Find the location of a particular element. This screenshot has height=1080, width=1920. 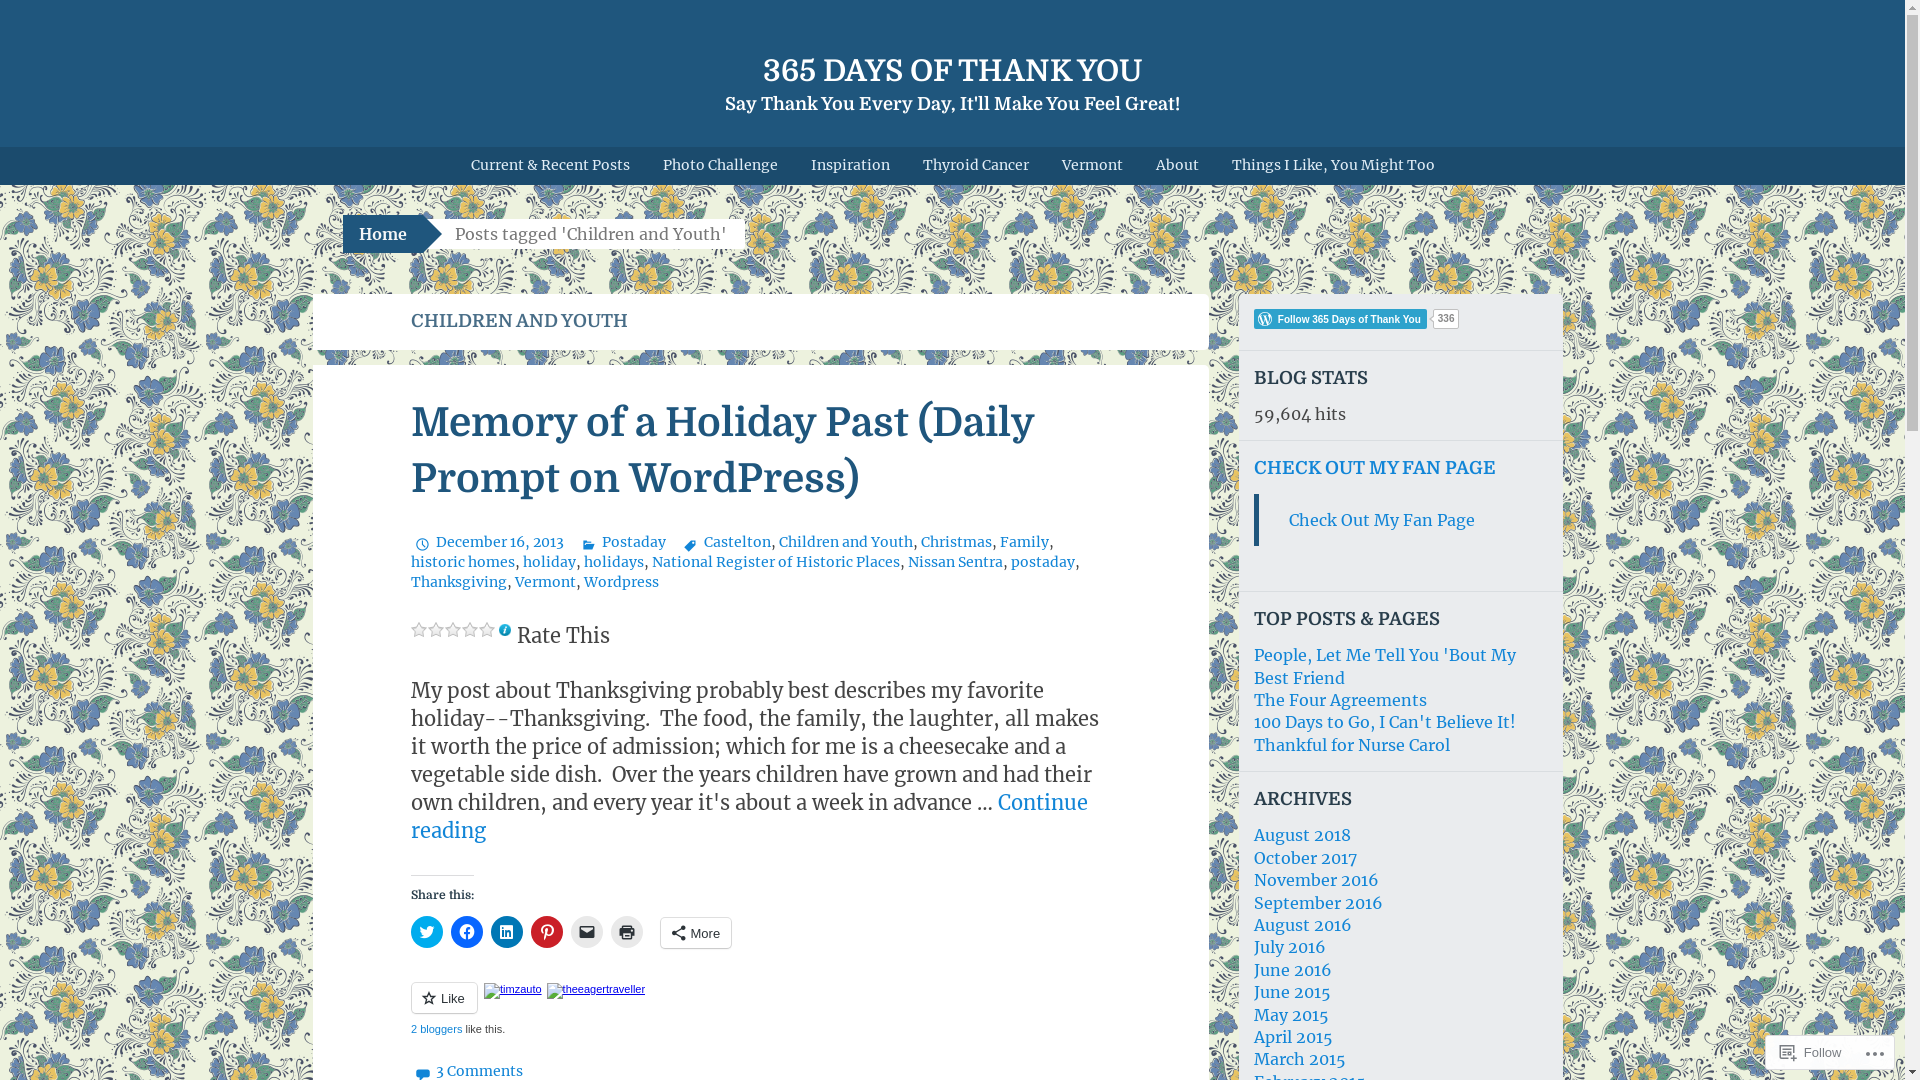

'October 2017' is located at coordinates (1305, 856).